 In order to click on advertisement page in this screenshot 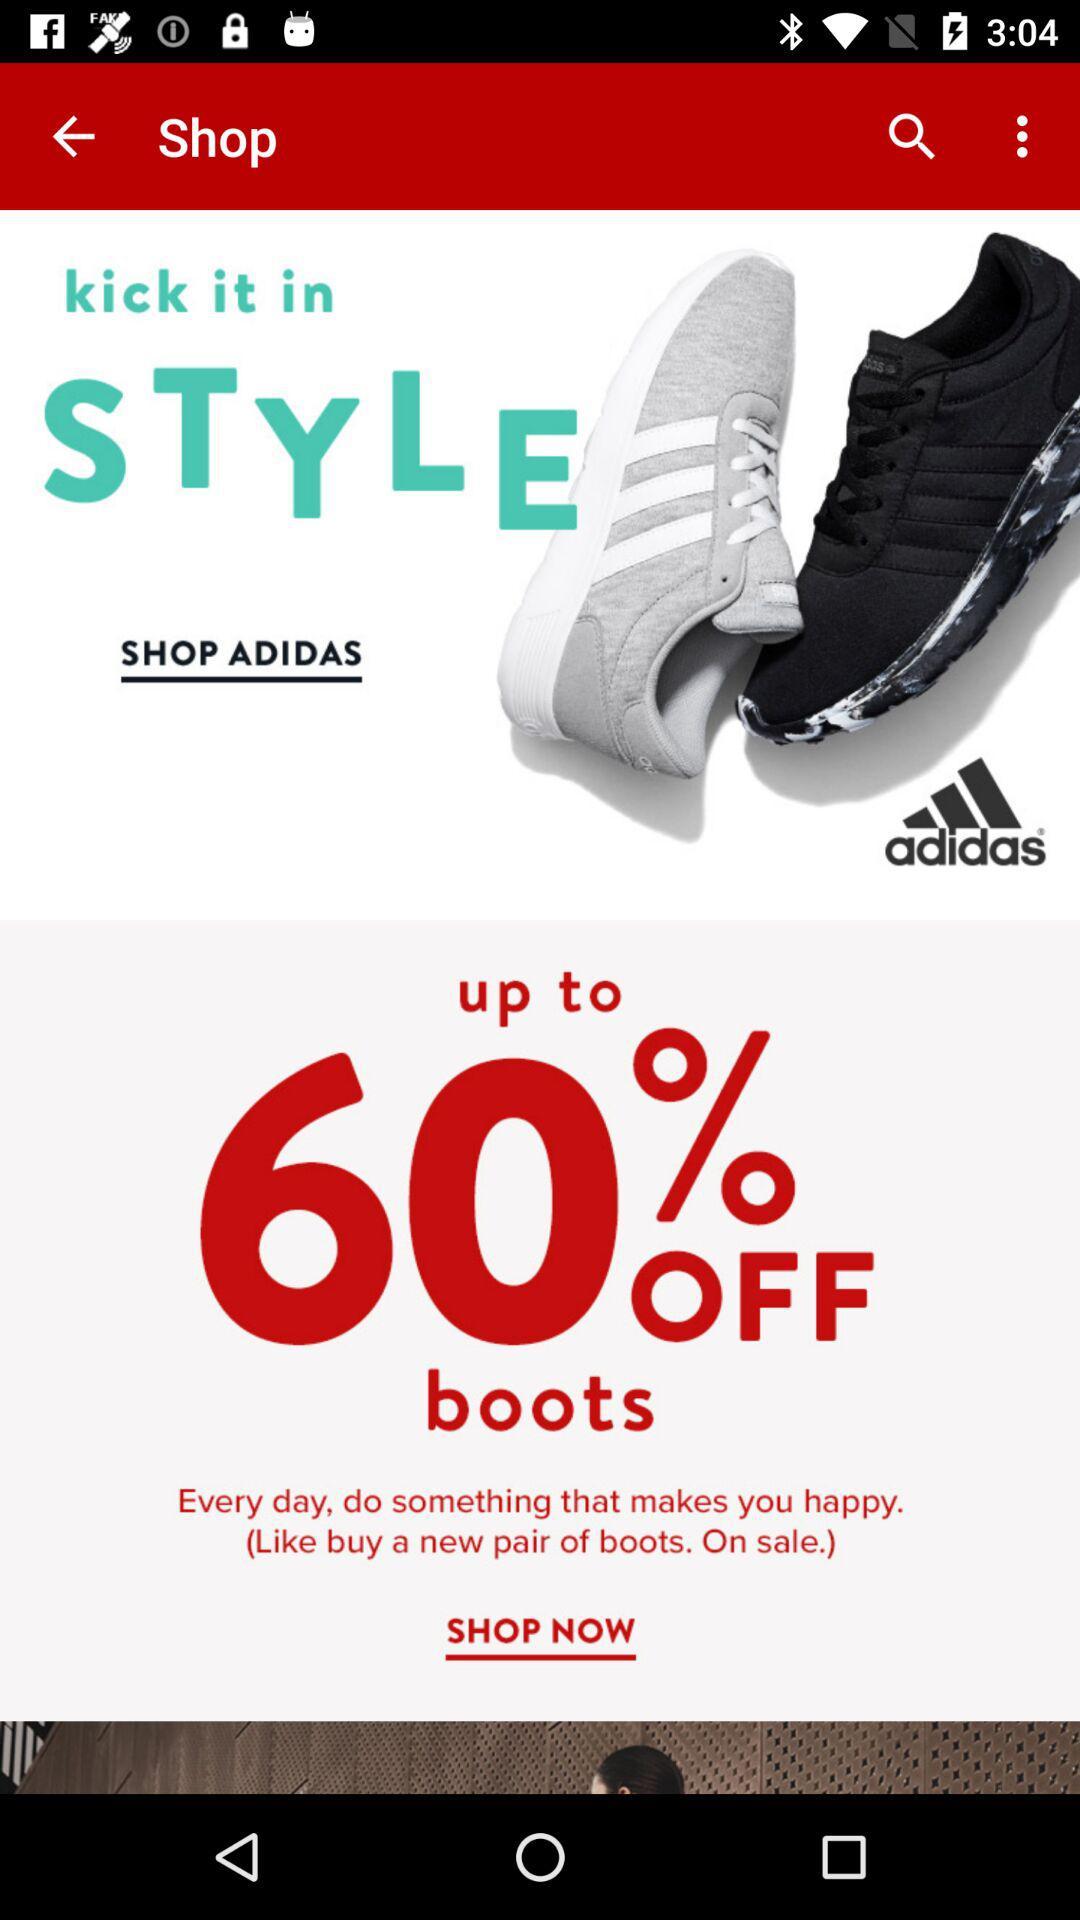, I will do `click(540, 1002)`.